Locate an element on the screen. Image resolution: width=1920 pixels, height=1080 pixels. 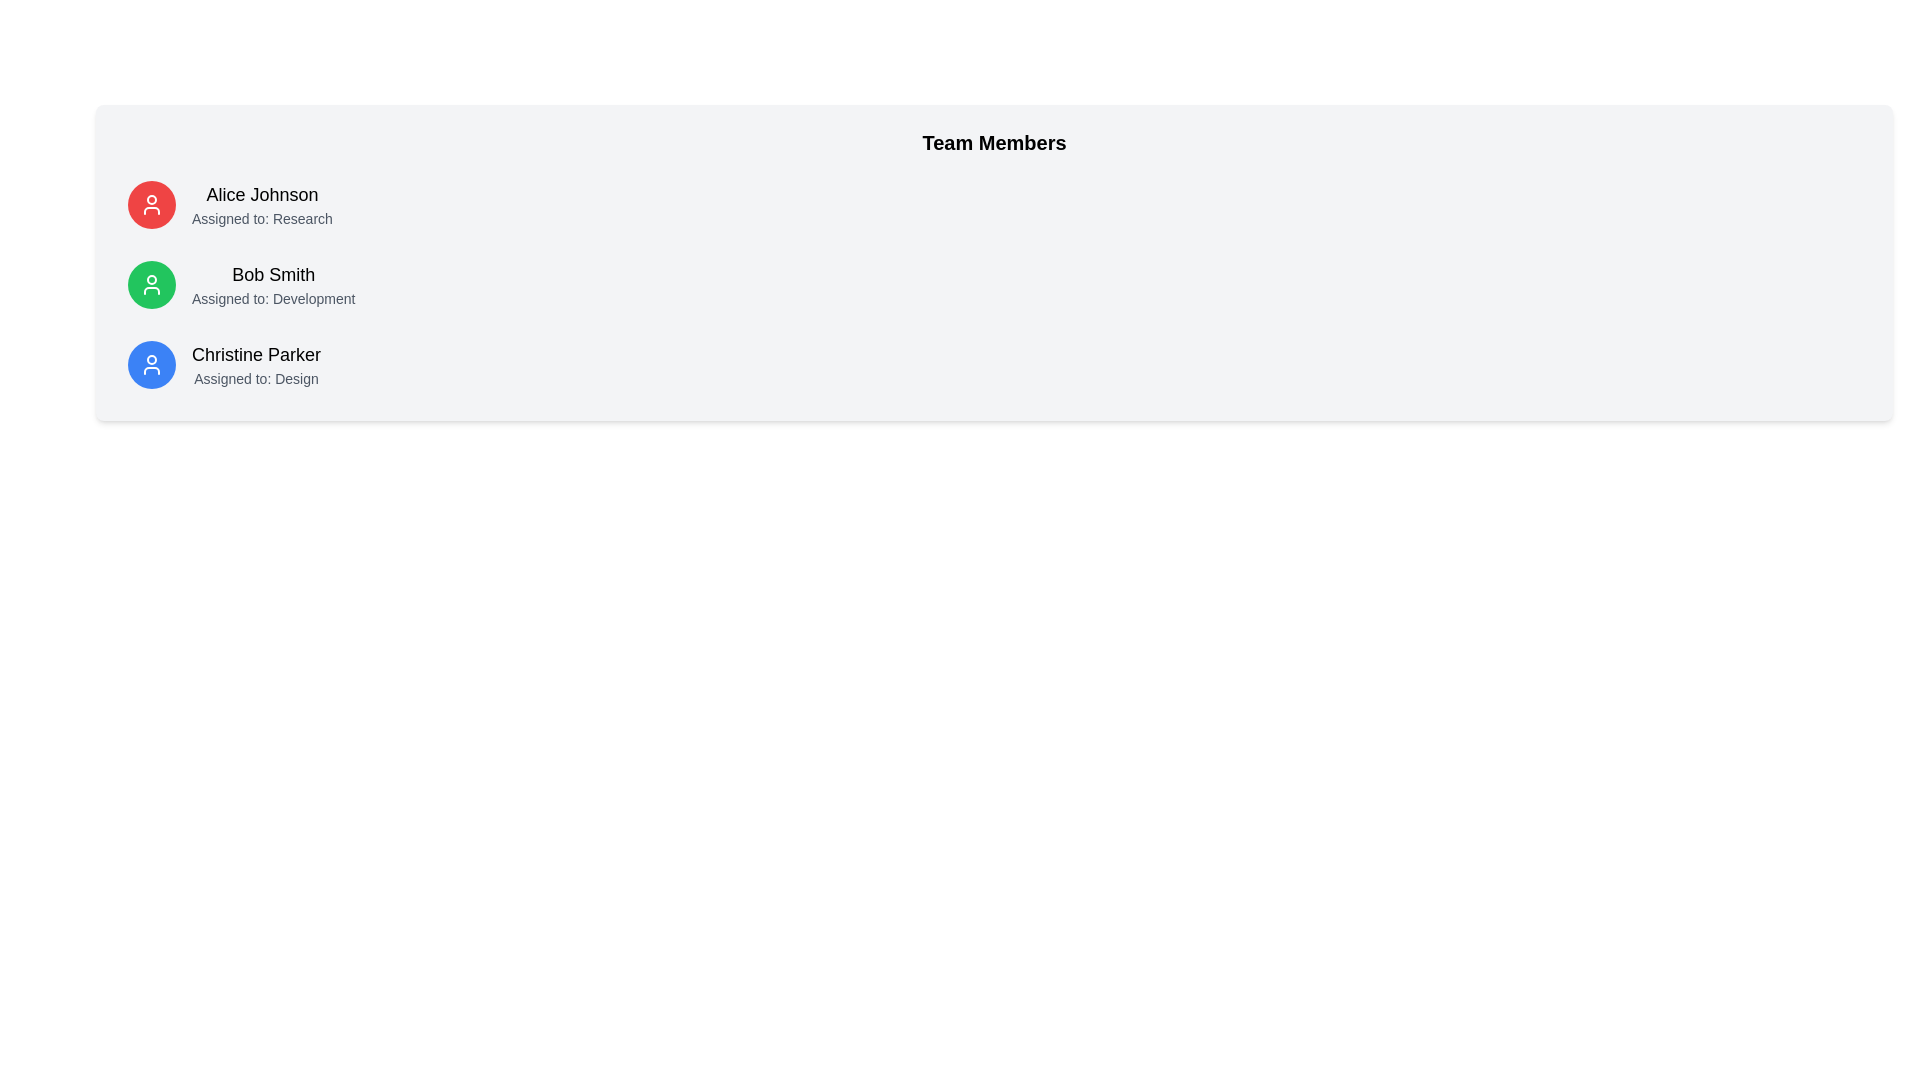
the text display for 'Christine Parker' which is the third element in the 'Team Members' list is located at coordinates (255, 365).